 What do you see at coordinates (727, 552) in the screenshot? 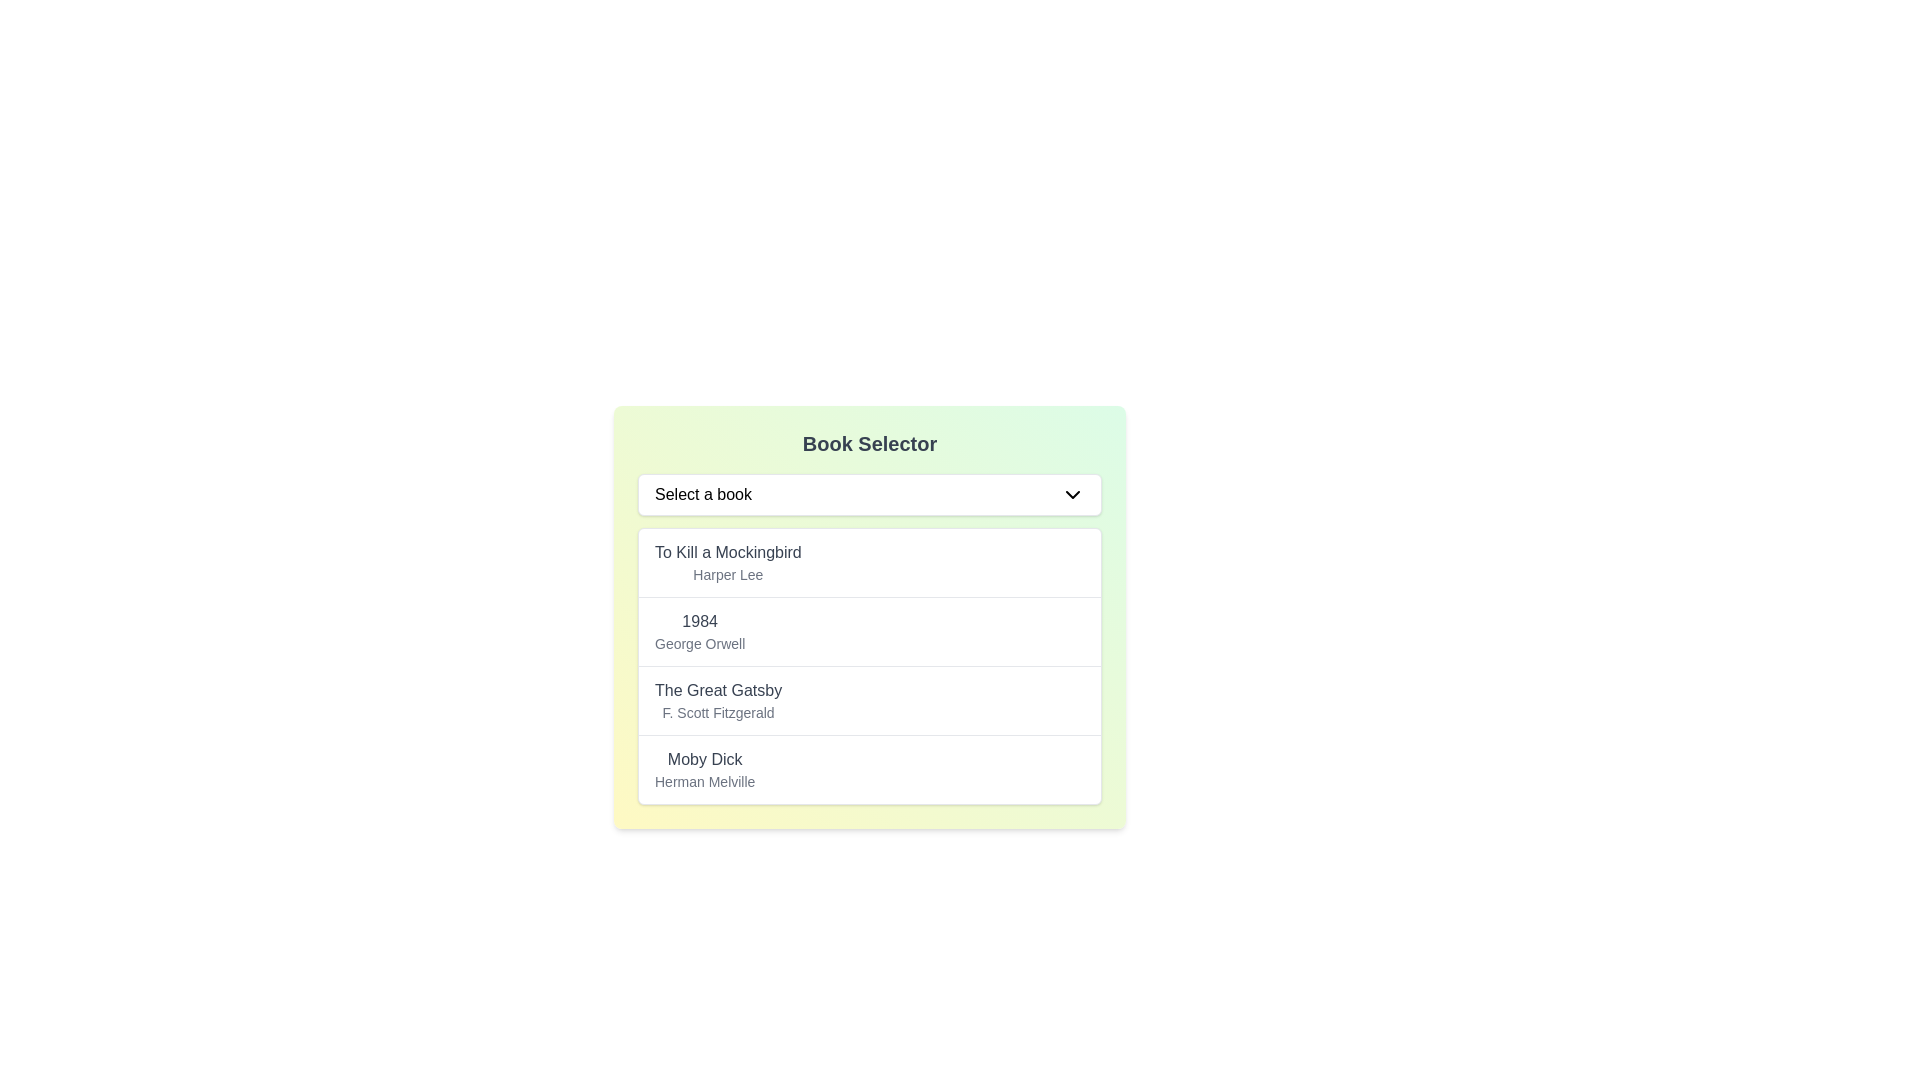
I see `the text label that states 'To Kill a Mockingbird' which is prominently displayed in a dropdown list box labeled 'Book Selector.'` at bounding box center [727, 552].